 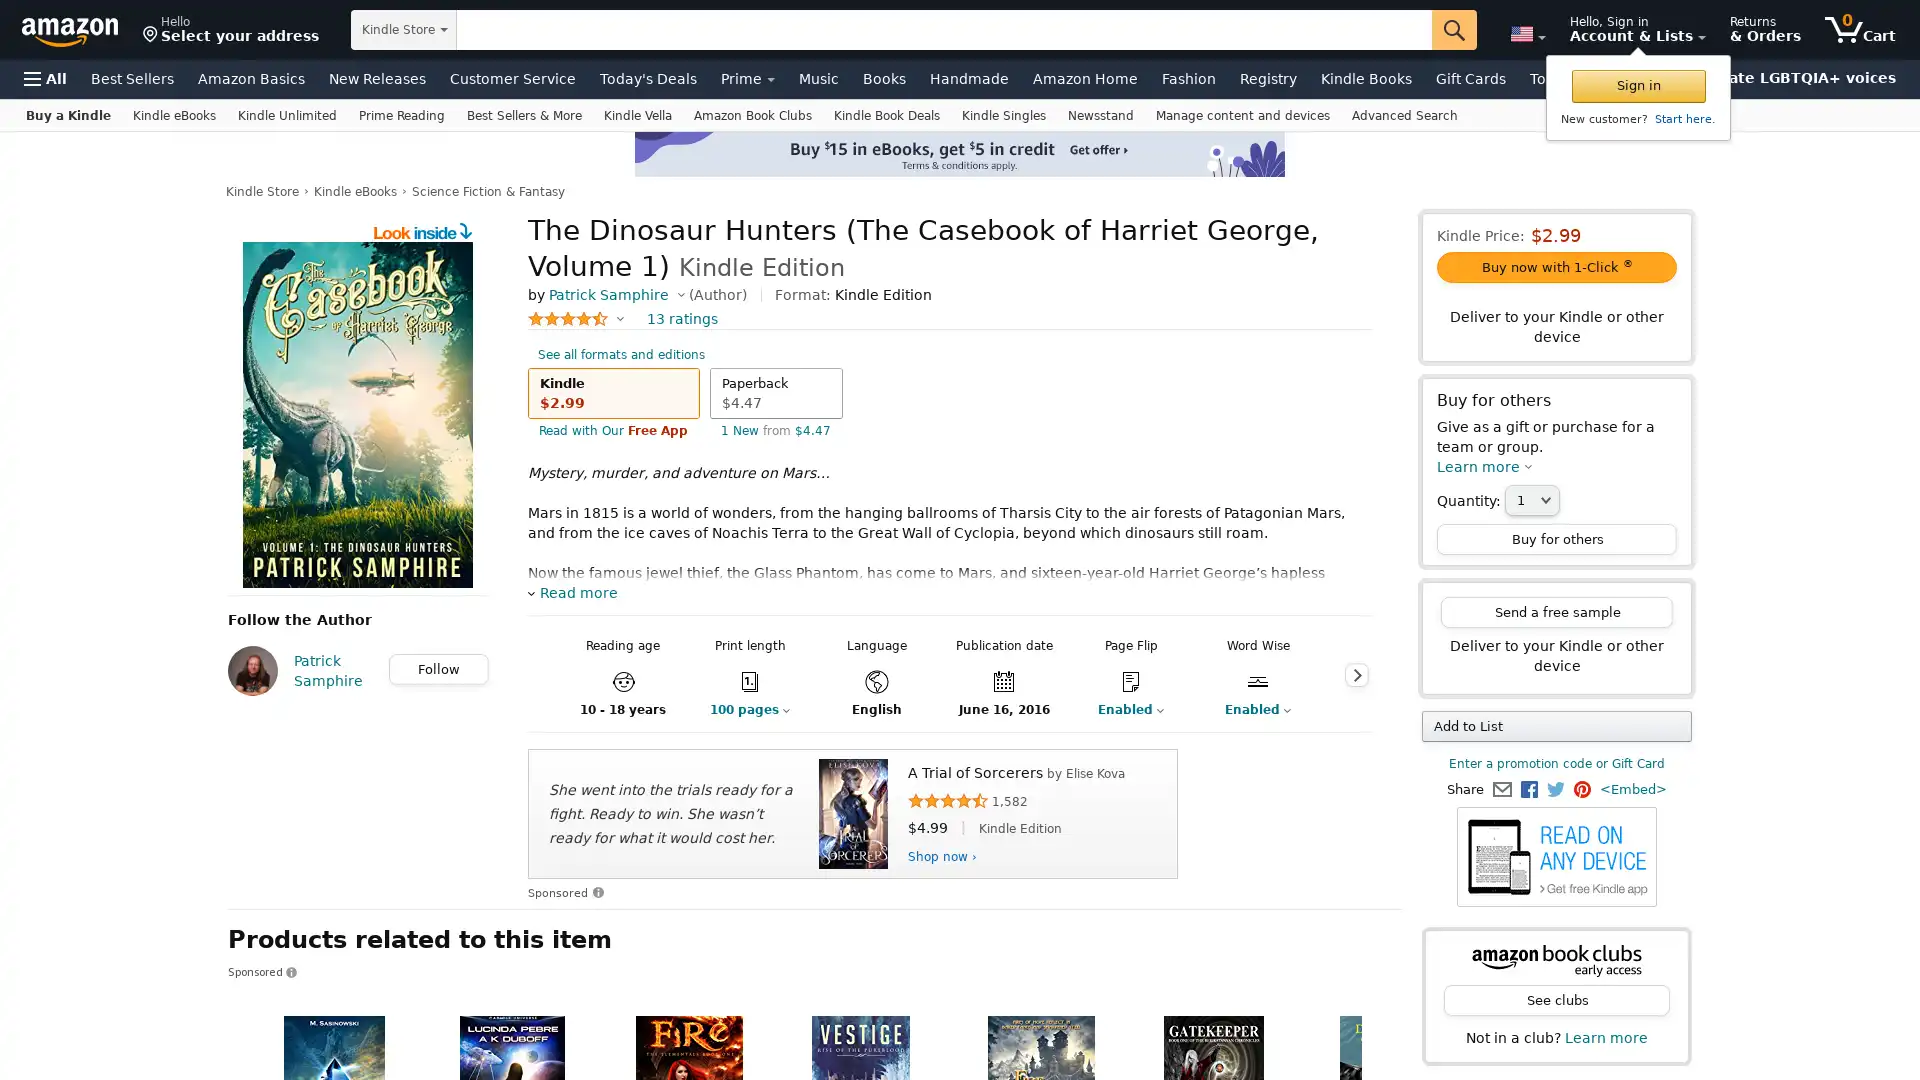 What do you see at coordinates (1484, 466) in the screenshot?
I see `Learn more` at bounding box center [1484, 466].